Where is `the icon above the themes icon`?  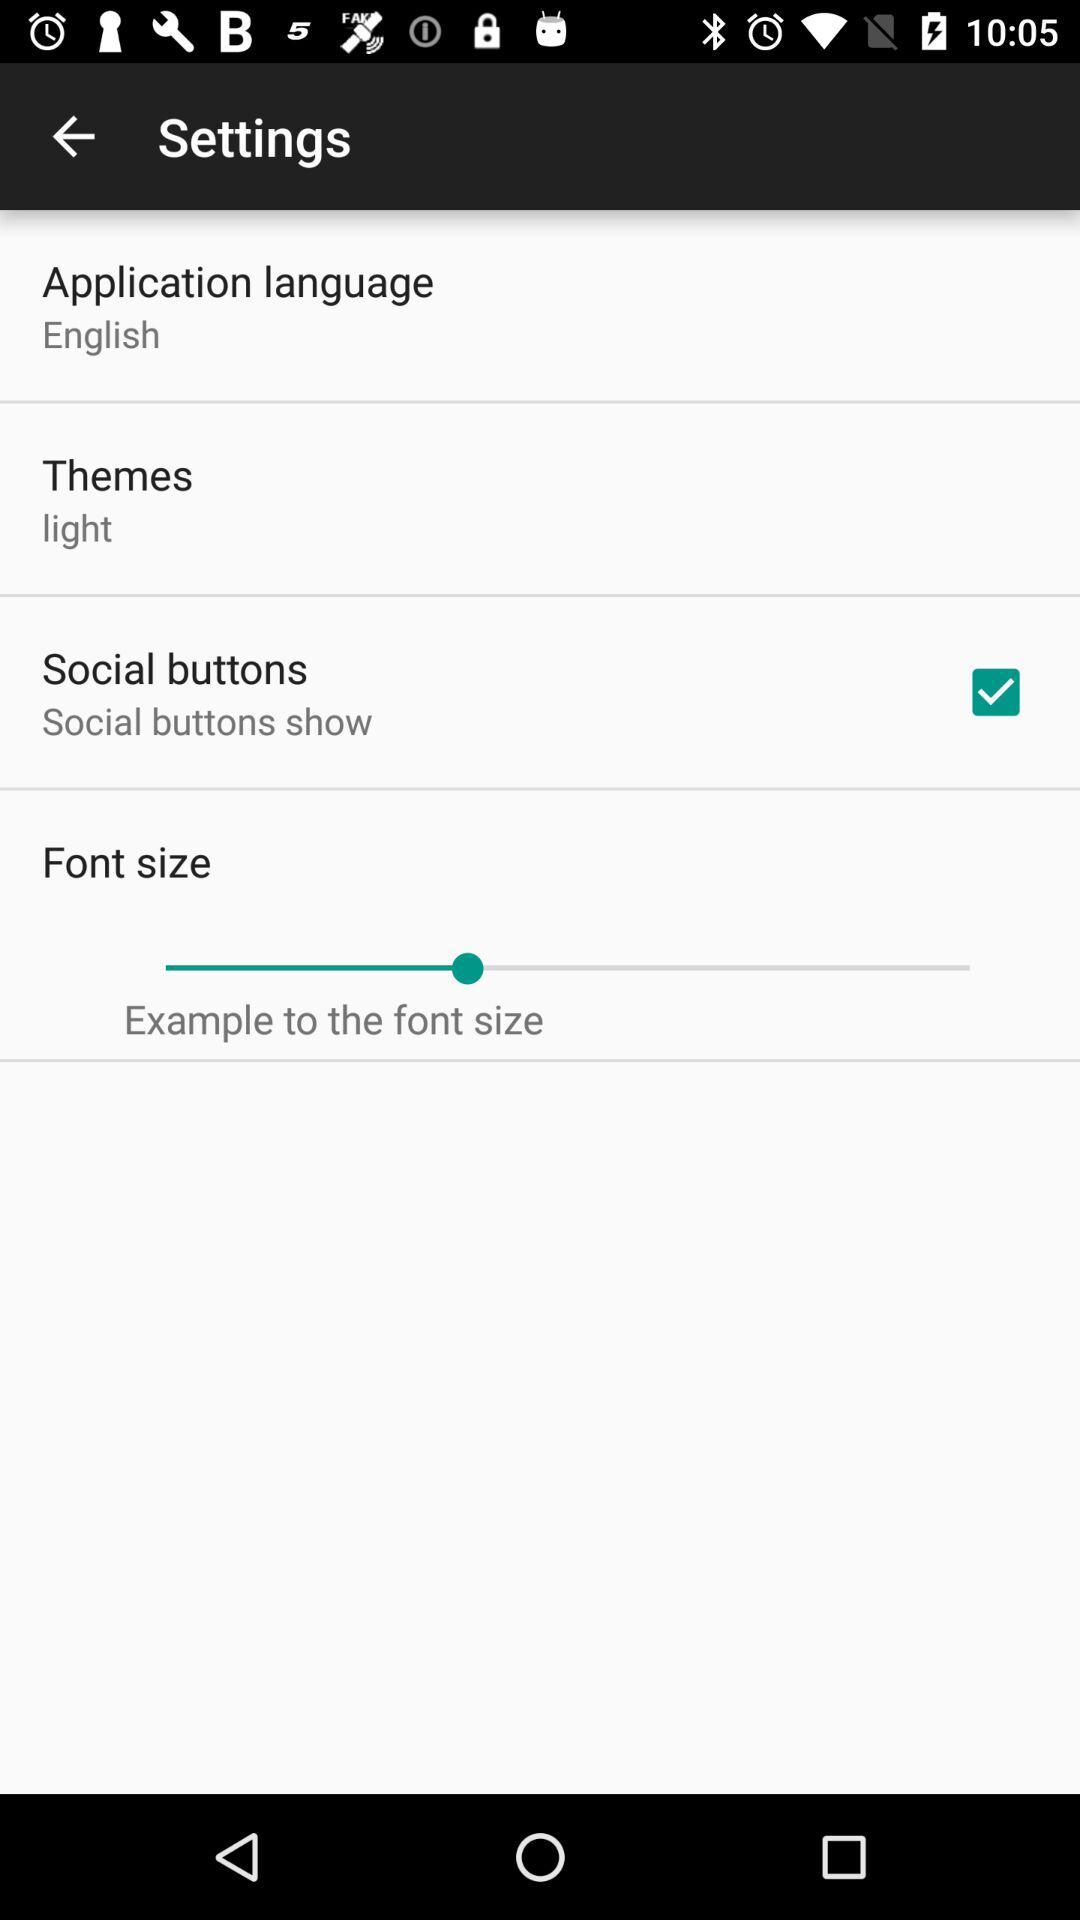
the icon above the themes icon is located at coordinates (101, 333).